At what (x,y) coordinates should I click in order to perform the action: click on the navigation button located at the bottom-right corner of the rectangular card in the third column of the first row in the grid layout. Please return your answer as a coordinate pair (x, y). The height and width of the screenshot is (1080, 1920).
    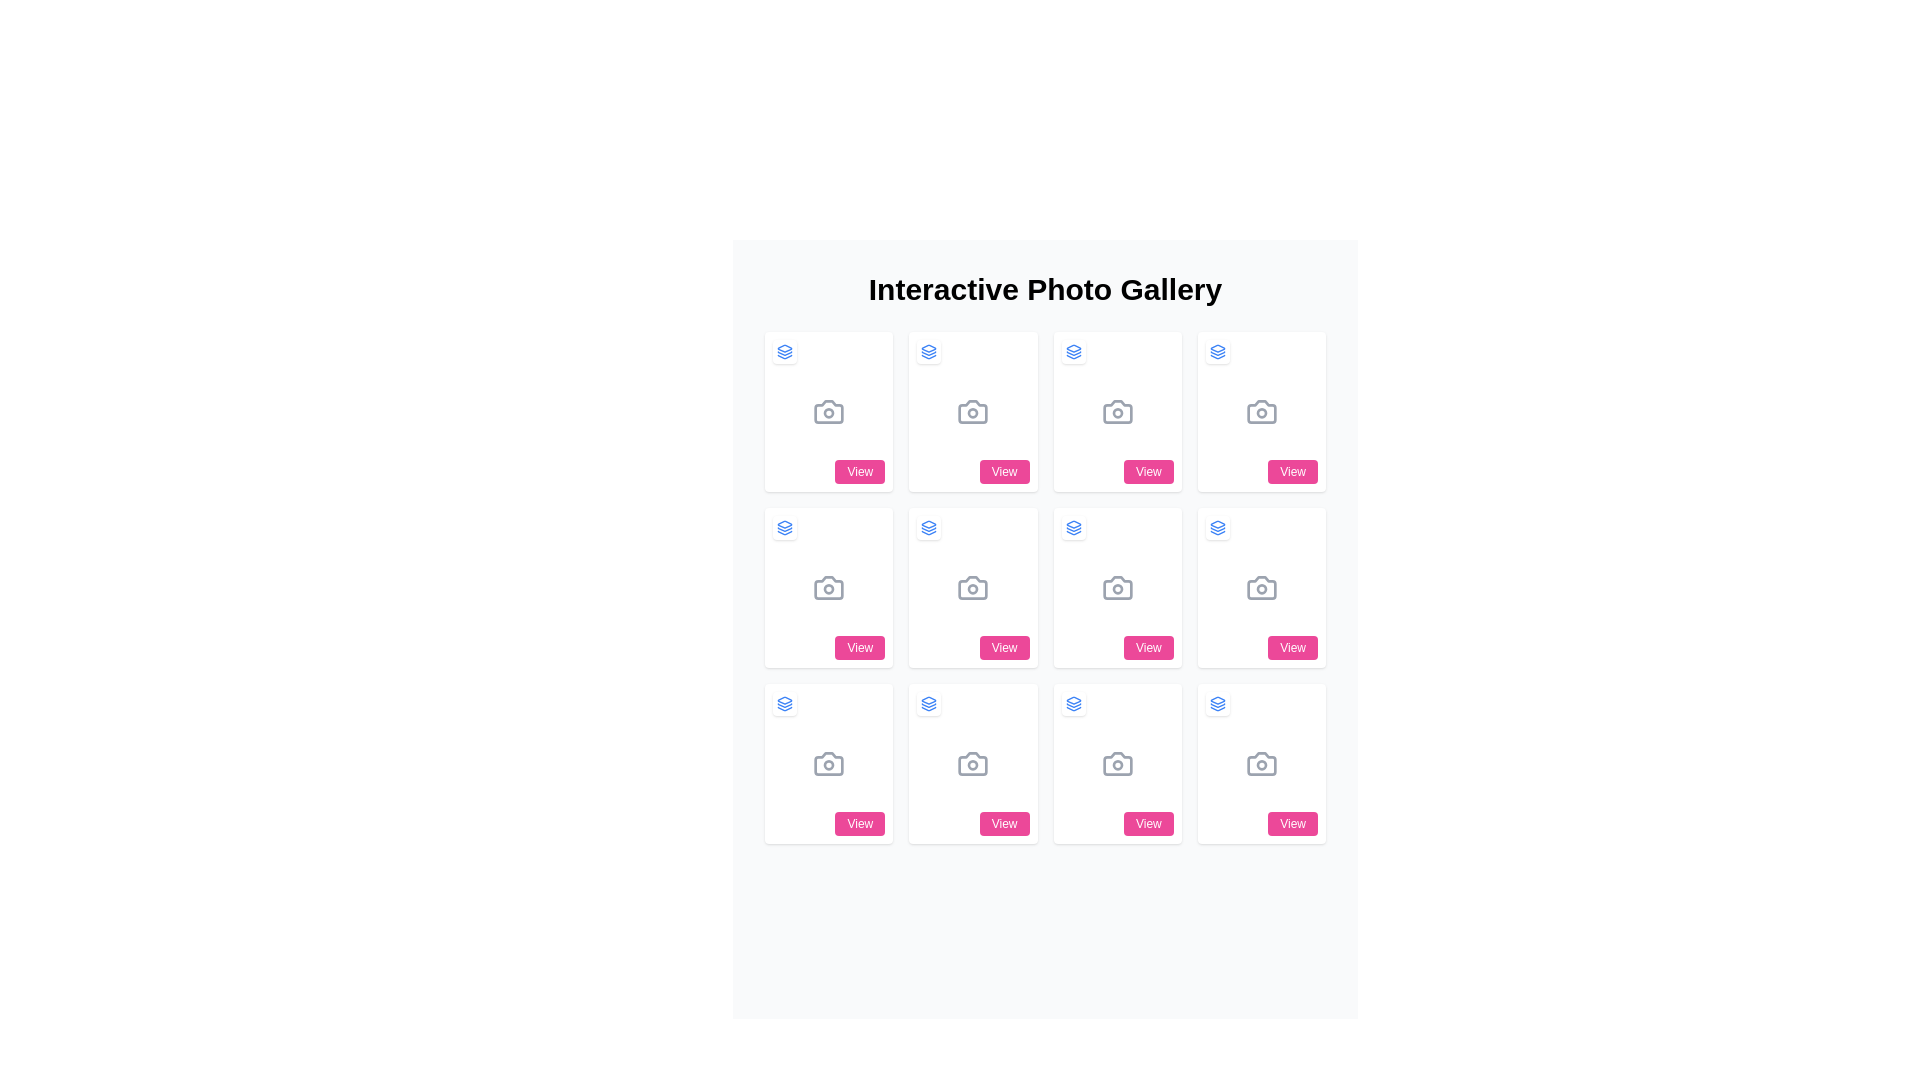
    Looking at the image, I should click on (1148, 471).